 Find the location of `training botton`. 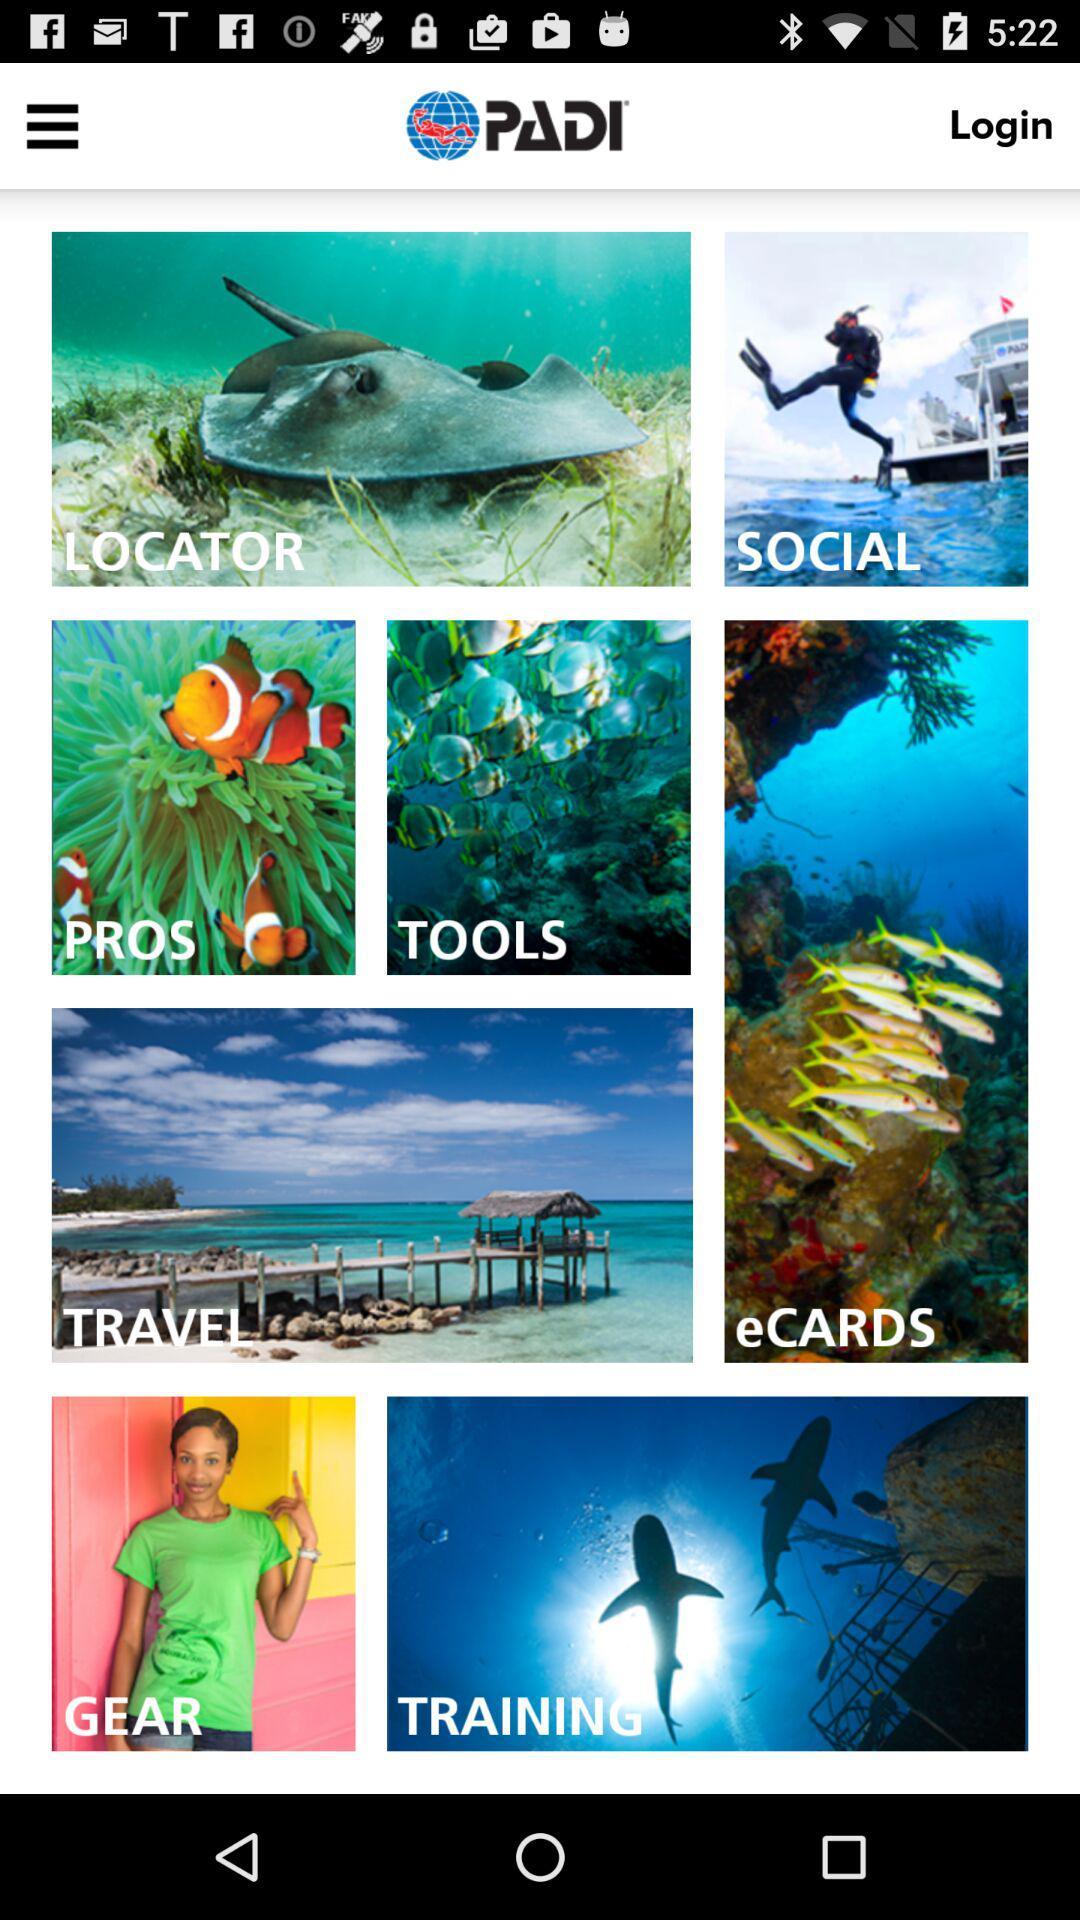

training botton is located at coordinates (706, 1572).